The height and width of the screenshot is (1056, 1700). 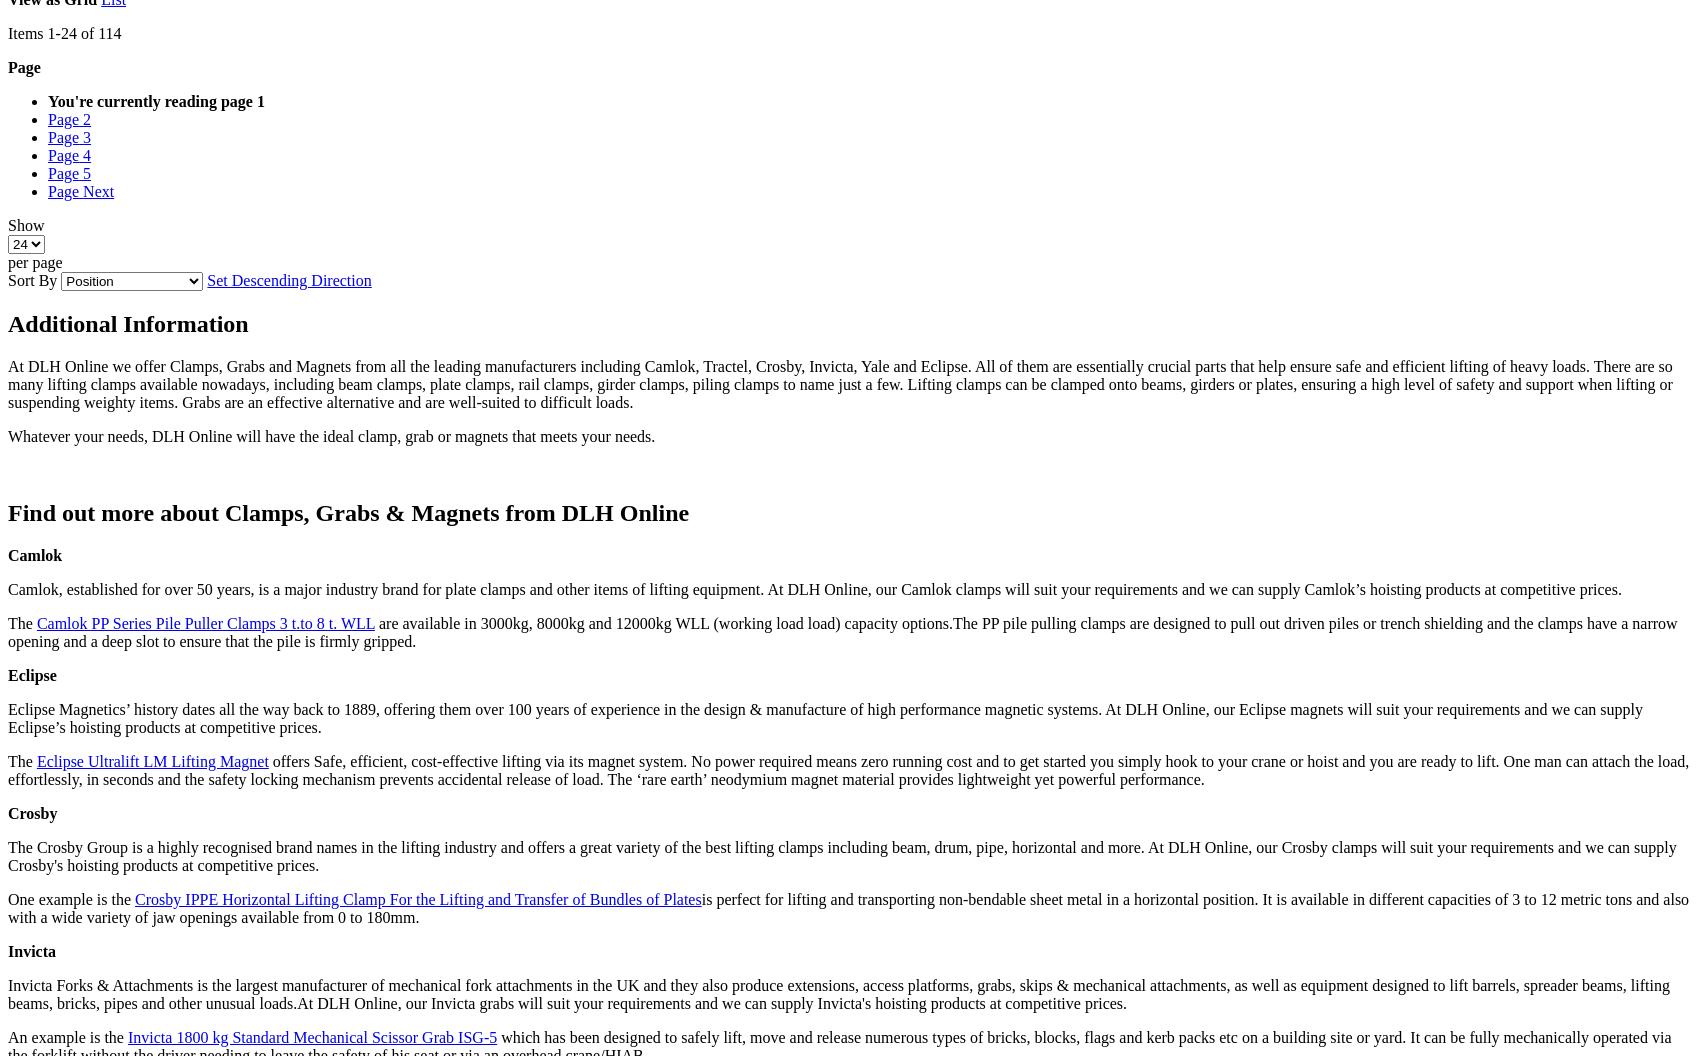 What do you see at coordinates (98, 191) in the screenshot?
I see `'Next'` at bounding box center [98, 191].